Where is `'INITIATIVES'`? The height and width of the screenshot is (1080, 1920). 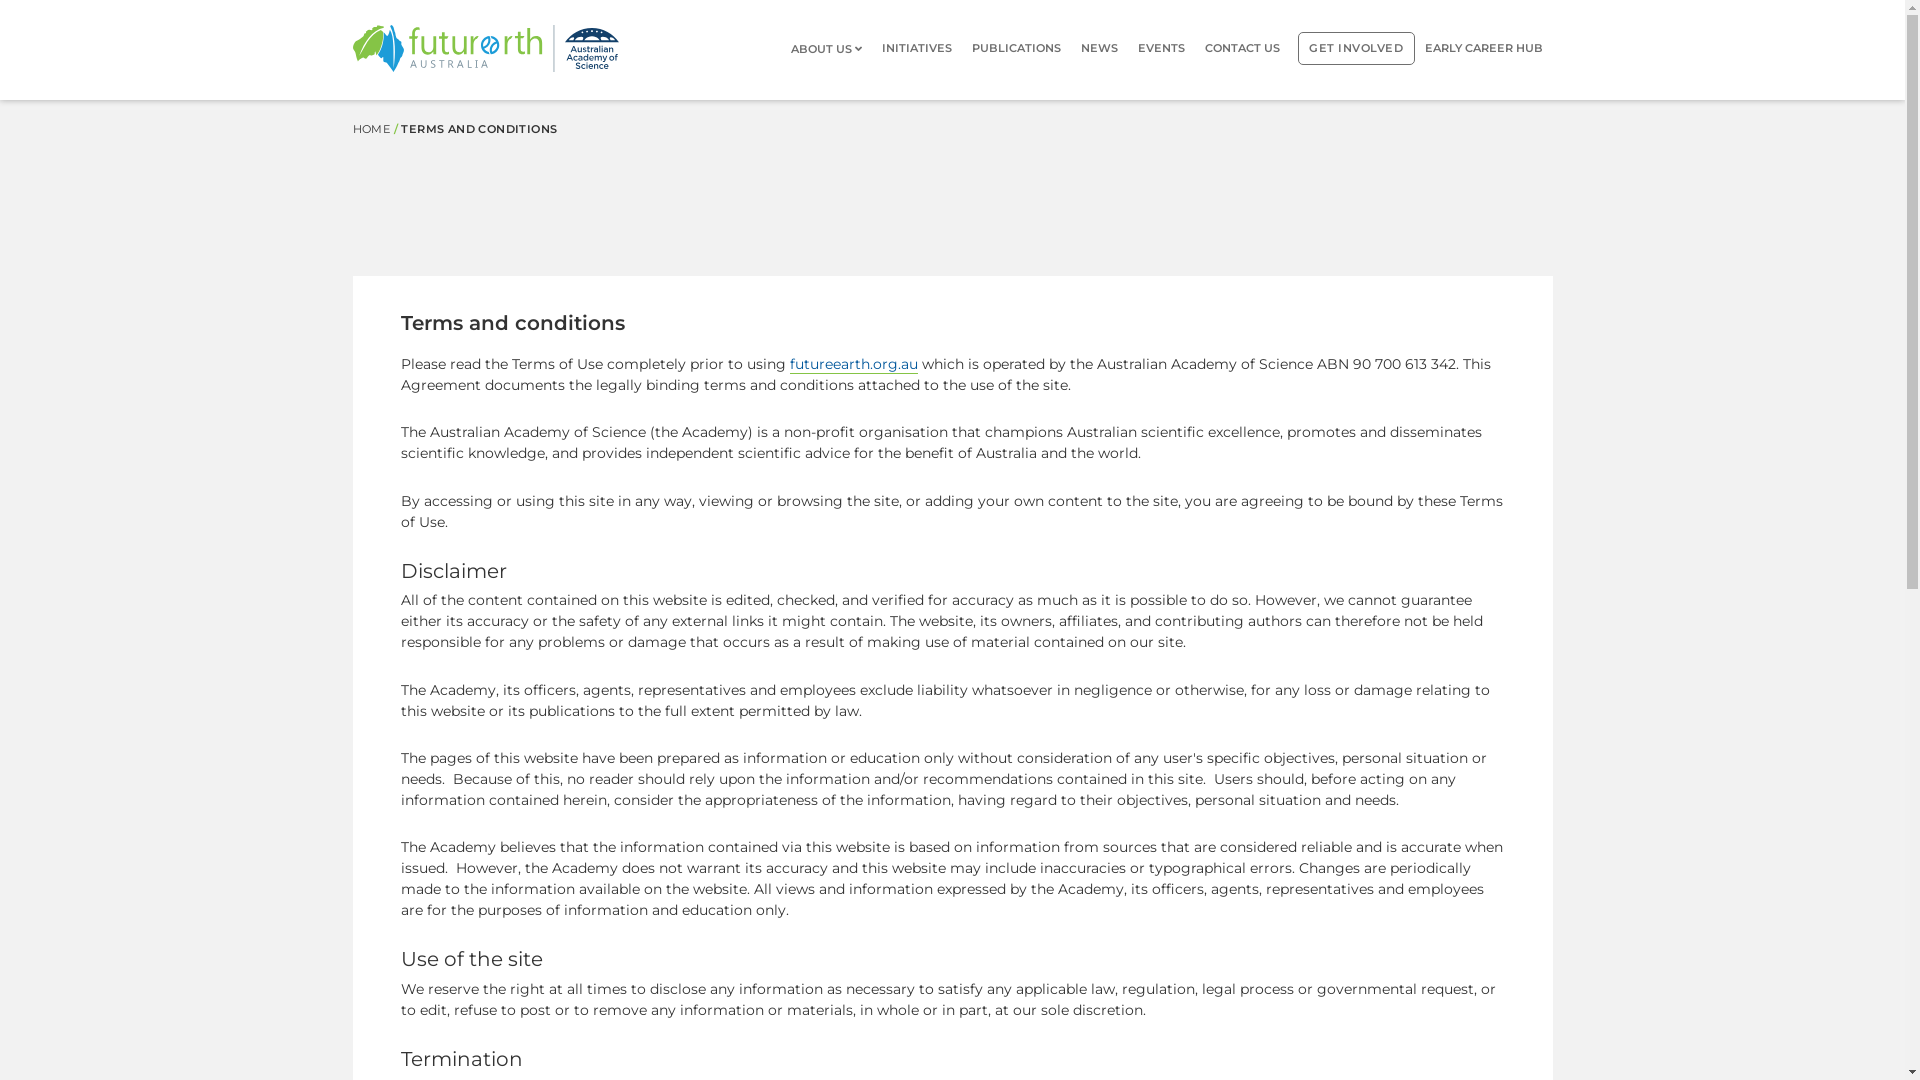
'INITIATIVES' is located at coordinates (915, 47).